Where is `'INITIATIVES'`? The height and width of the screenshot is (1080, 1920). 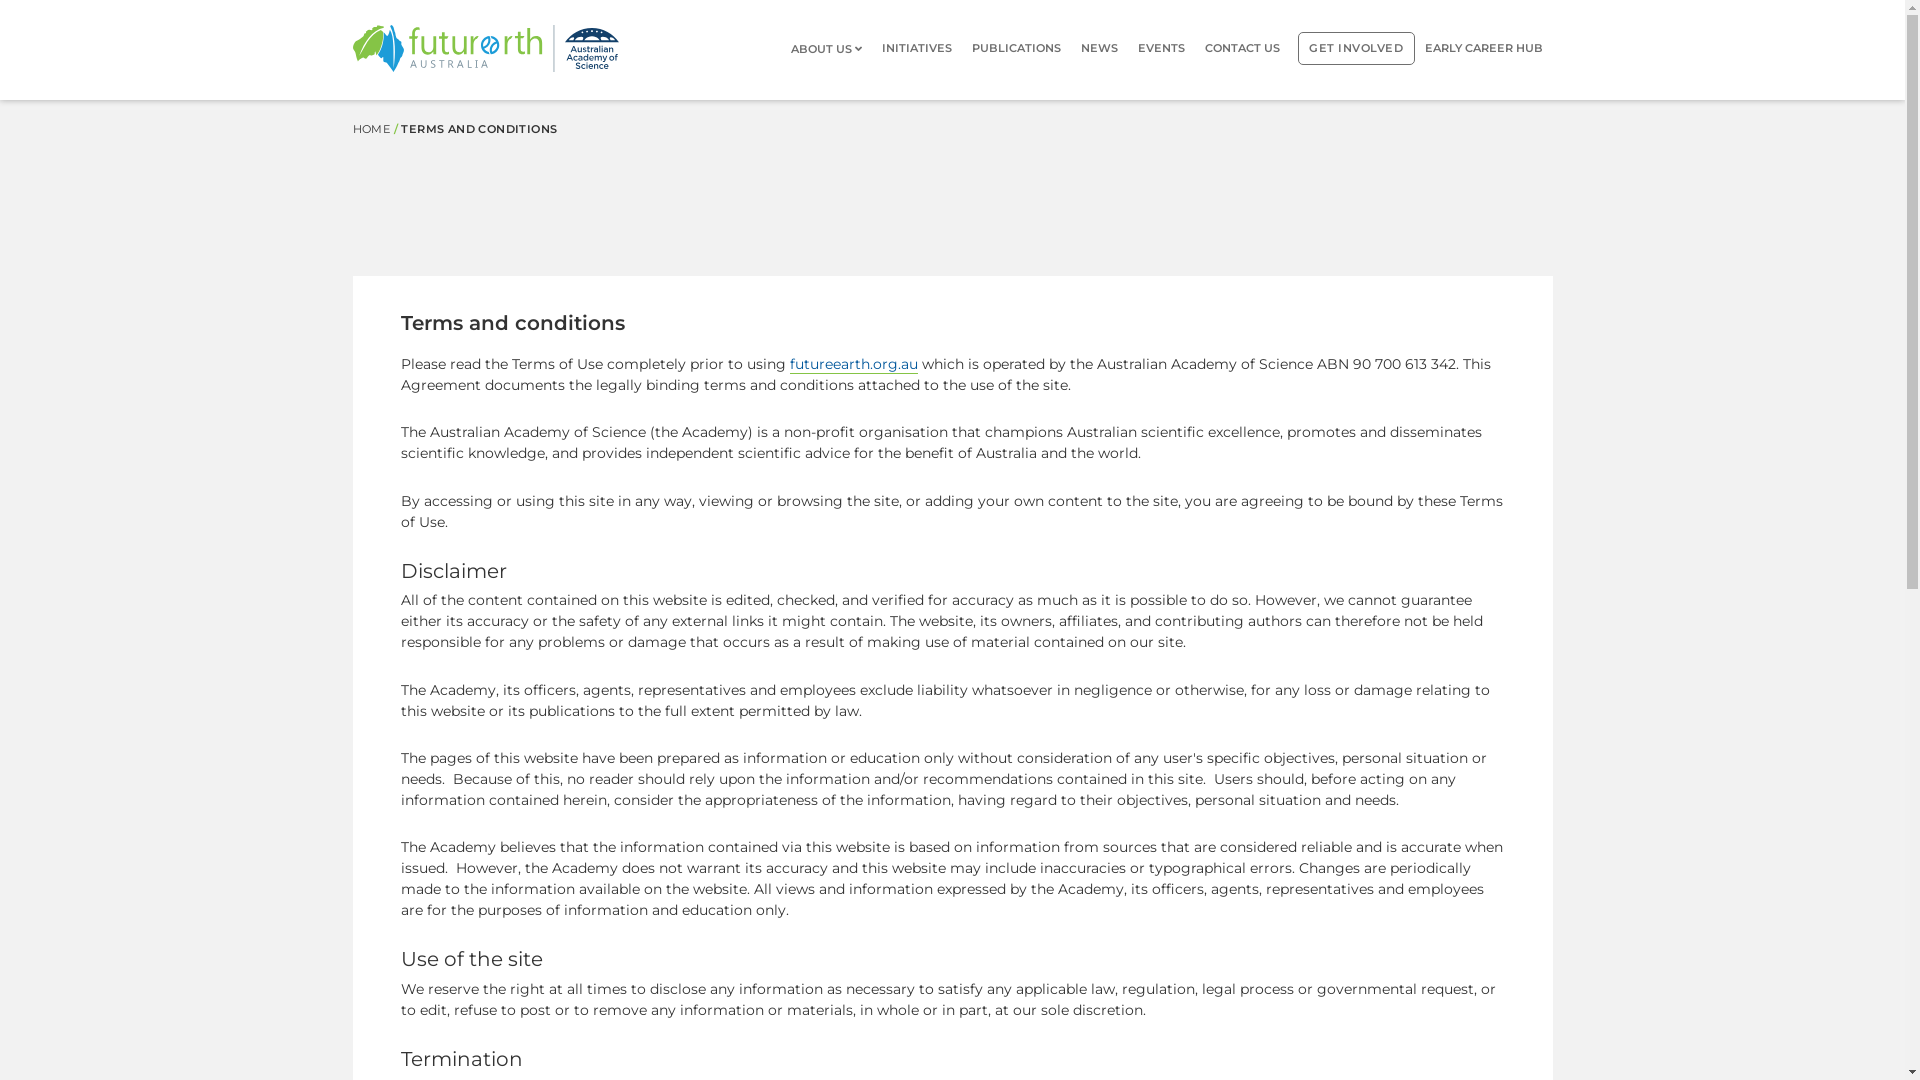
'INITIATIVES' is located at coordinates (915, 47).